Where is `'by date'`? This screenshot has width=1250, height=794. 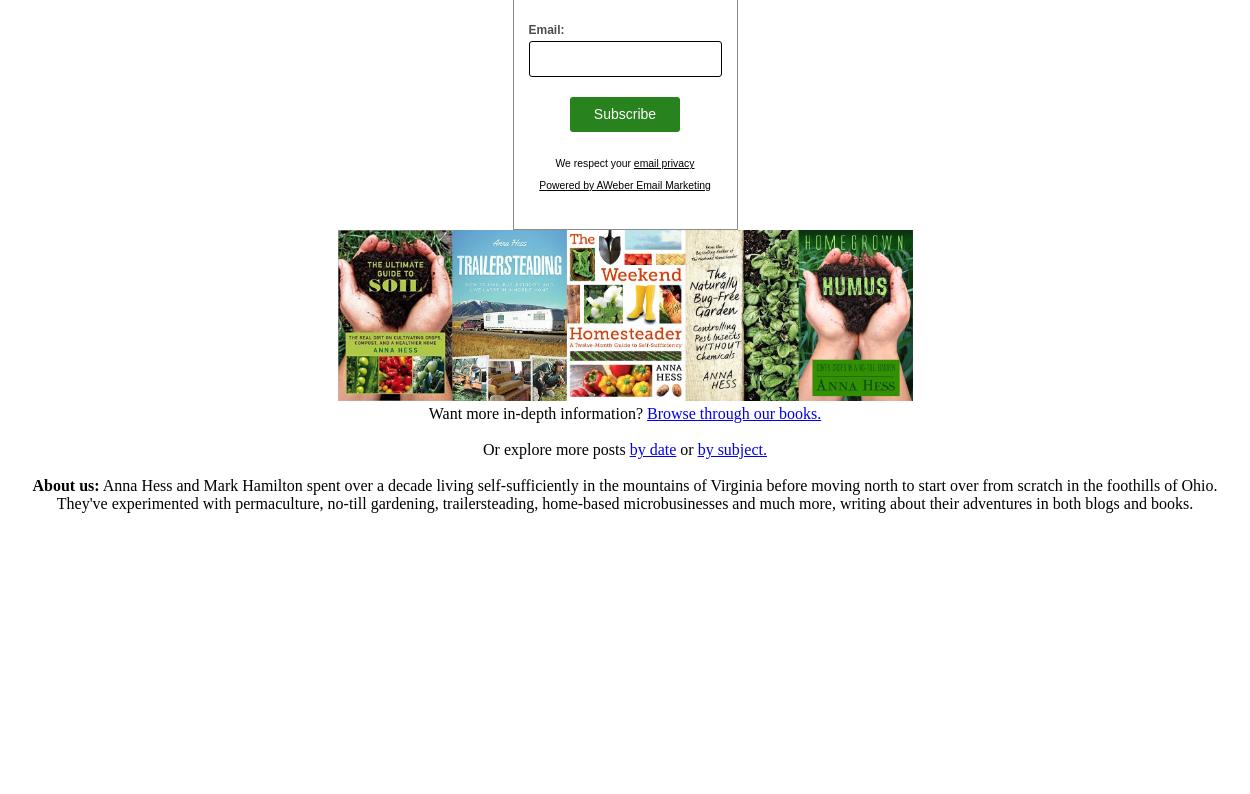 'by date' is located at coordinates (652, 448).